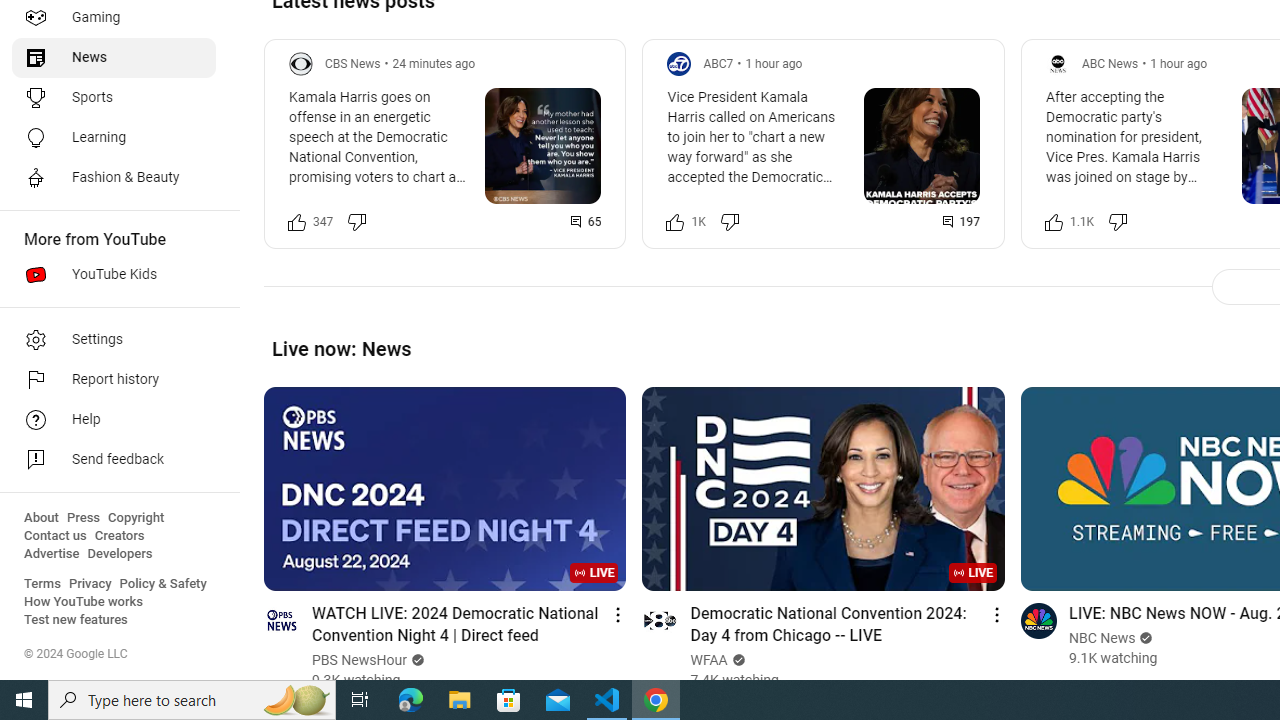 The width and height of the screenshot is (1280, 720). Describe the element at coordinates (1101, 638) in the screenshot. I see `'NBC News'` at that location.